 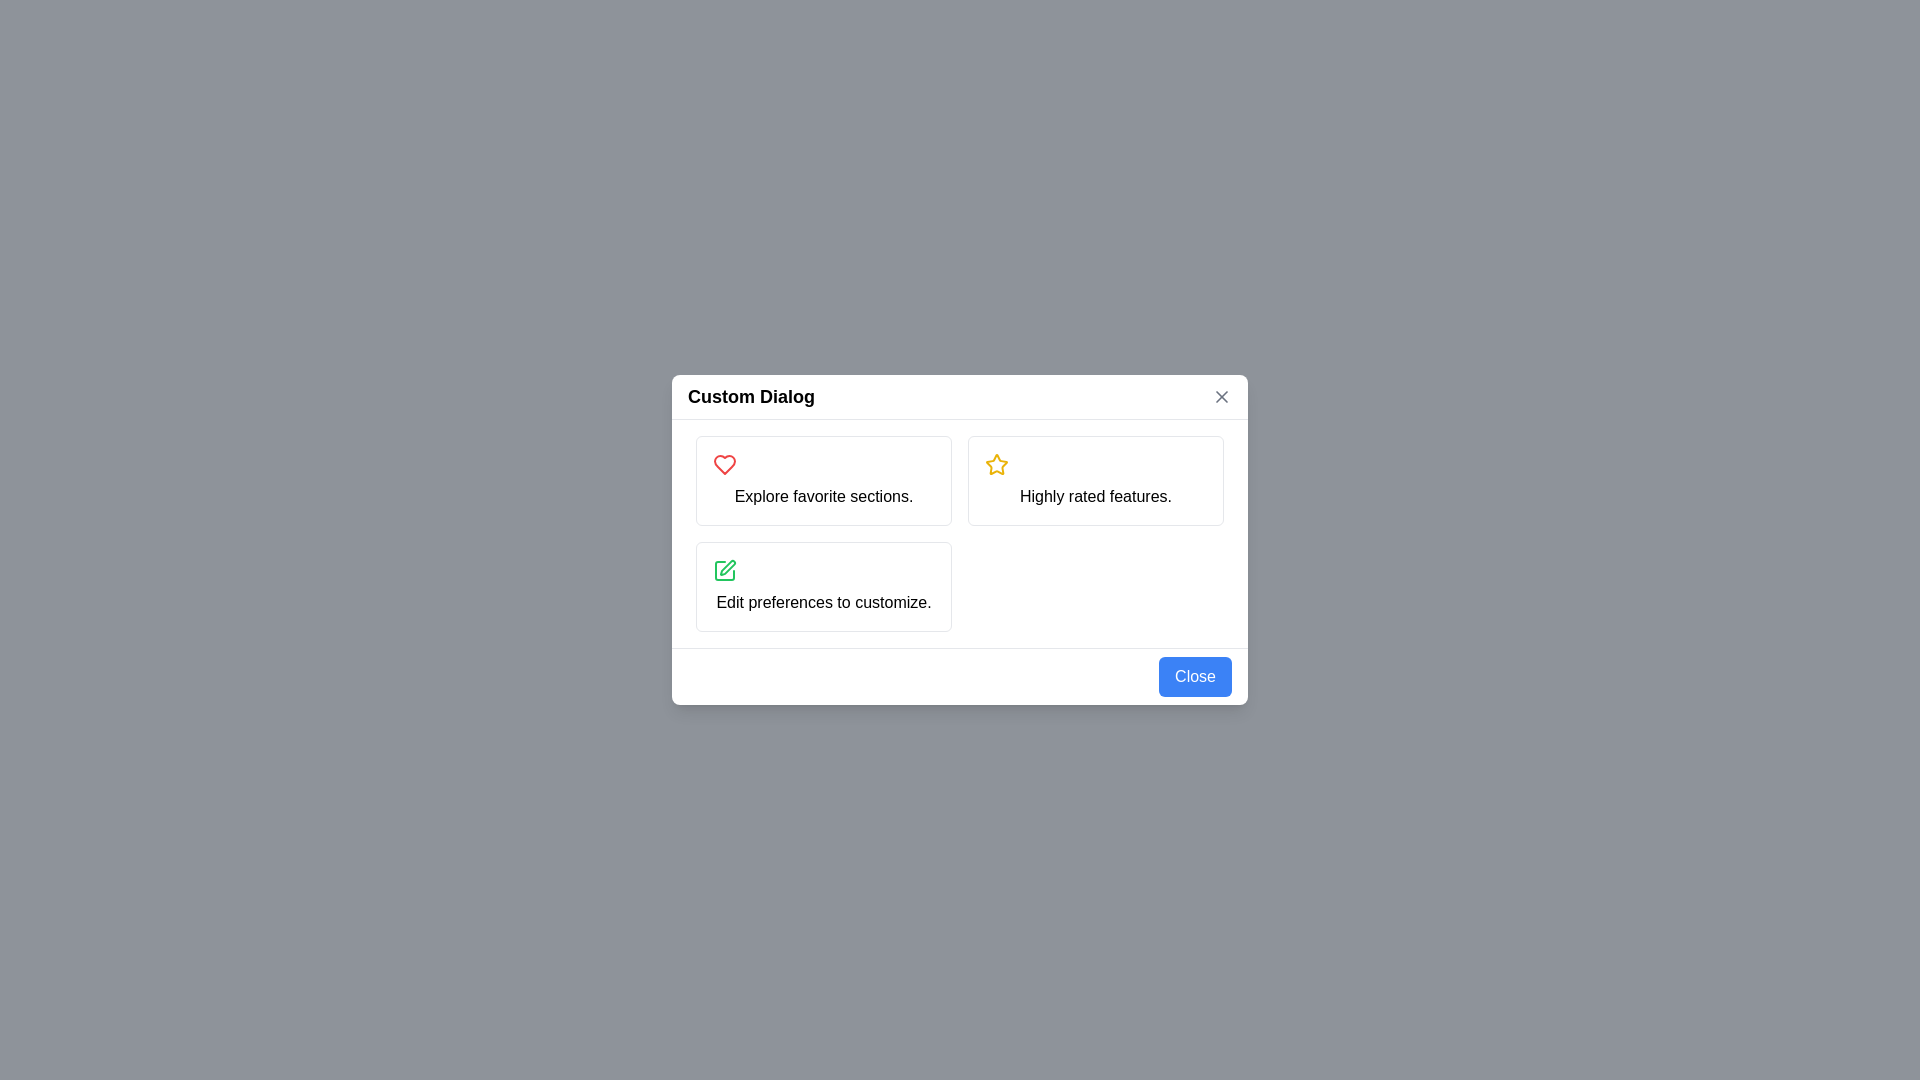 I want to click on the blue 'Close' button with rounded edges located in the bottom-right corner of the dialog box, so click(x=1195, y=676).